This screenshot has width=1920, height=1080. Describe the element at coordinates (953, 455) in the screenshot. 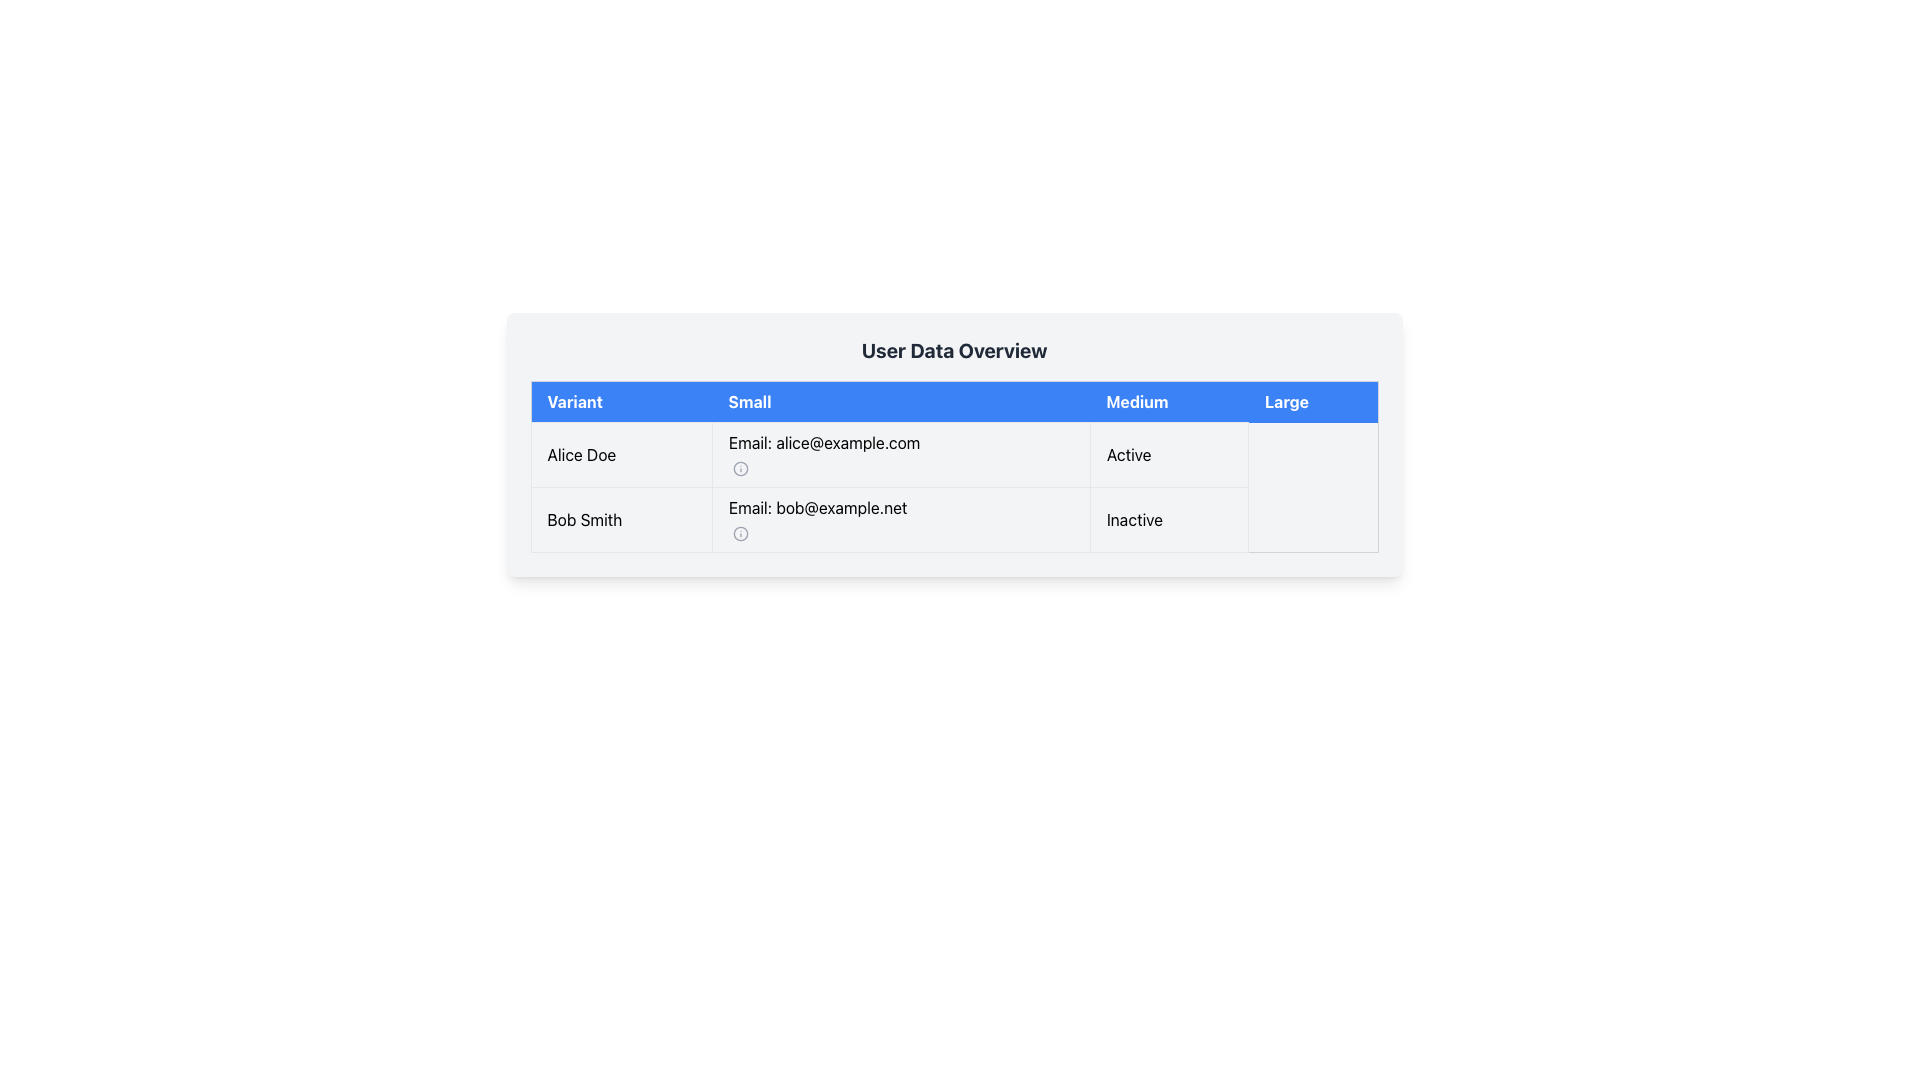

I see `the first row of the table containing the name 'Alice Doe', email 'alice@example.com', and status 'Active'` at that location.